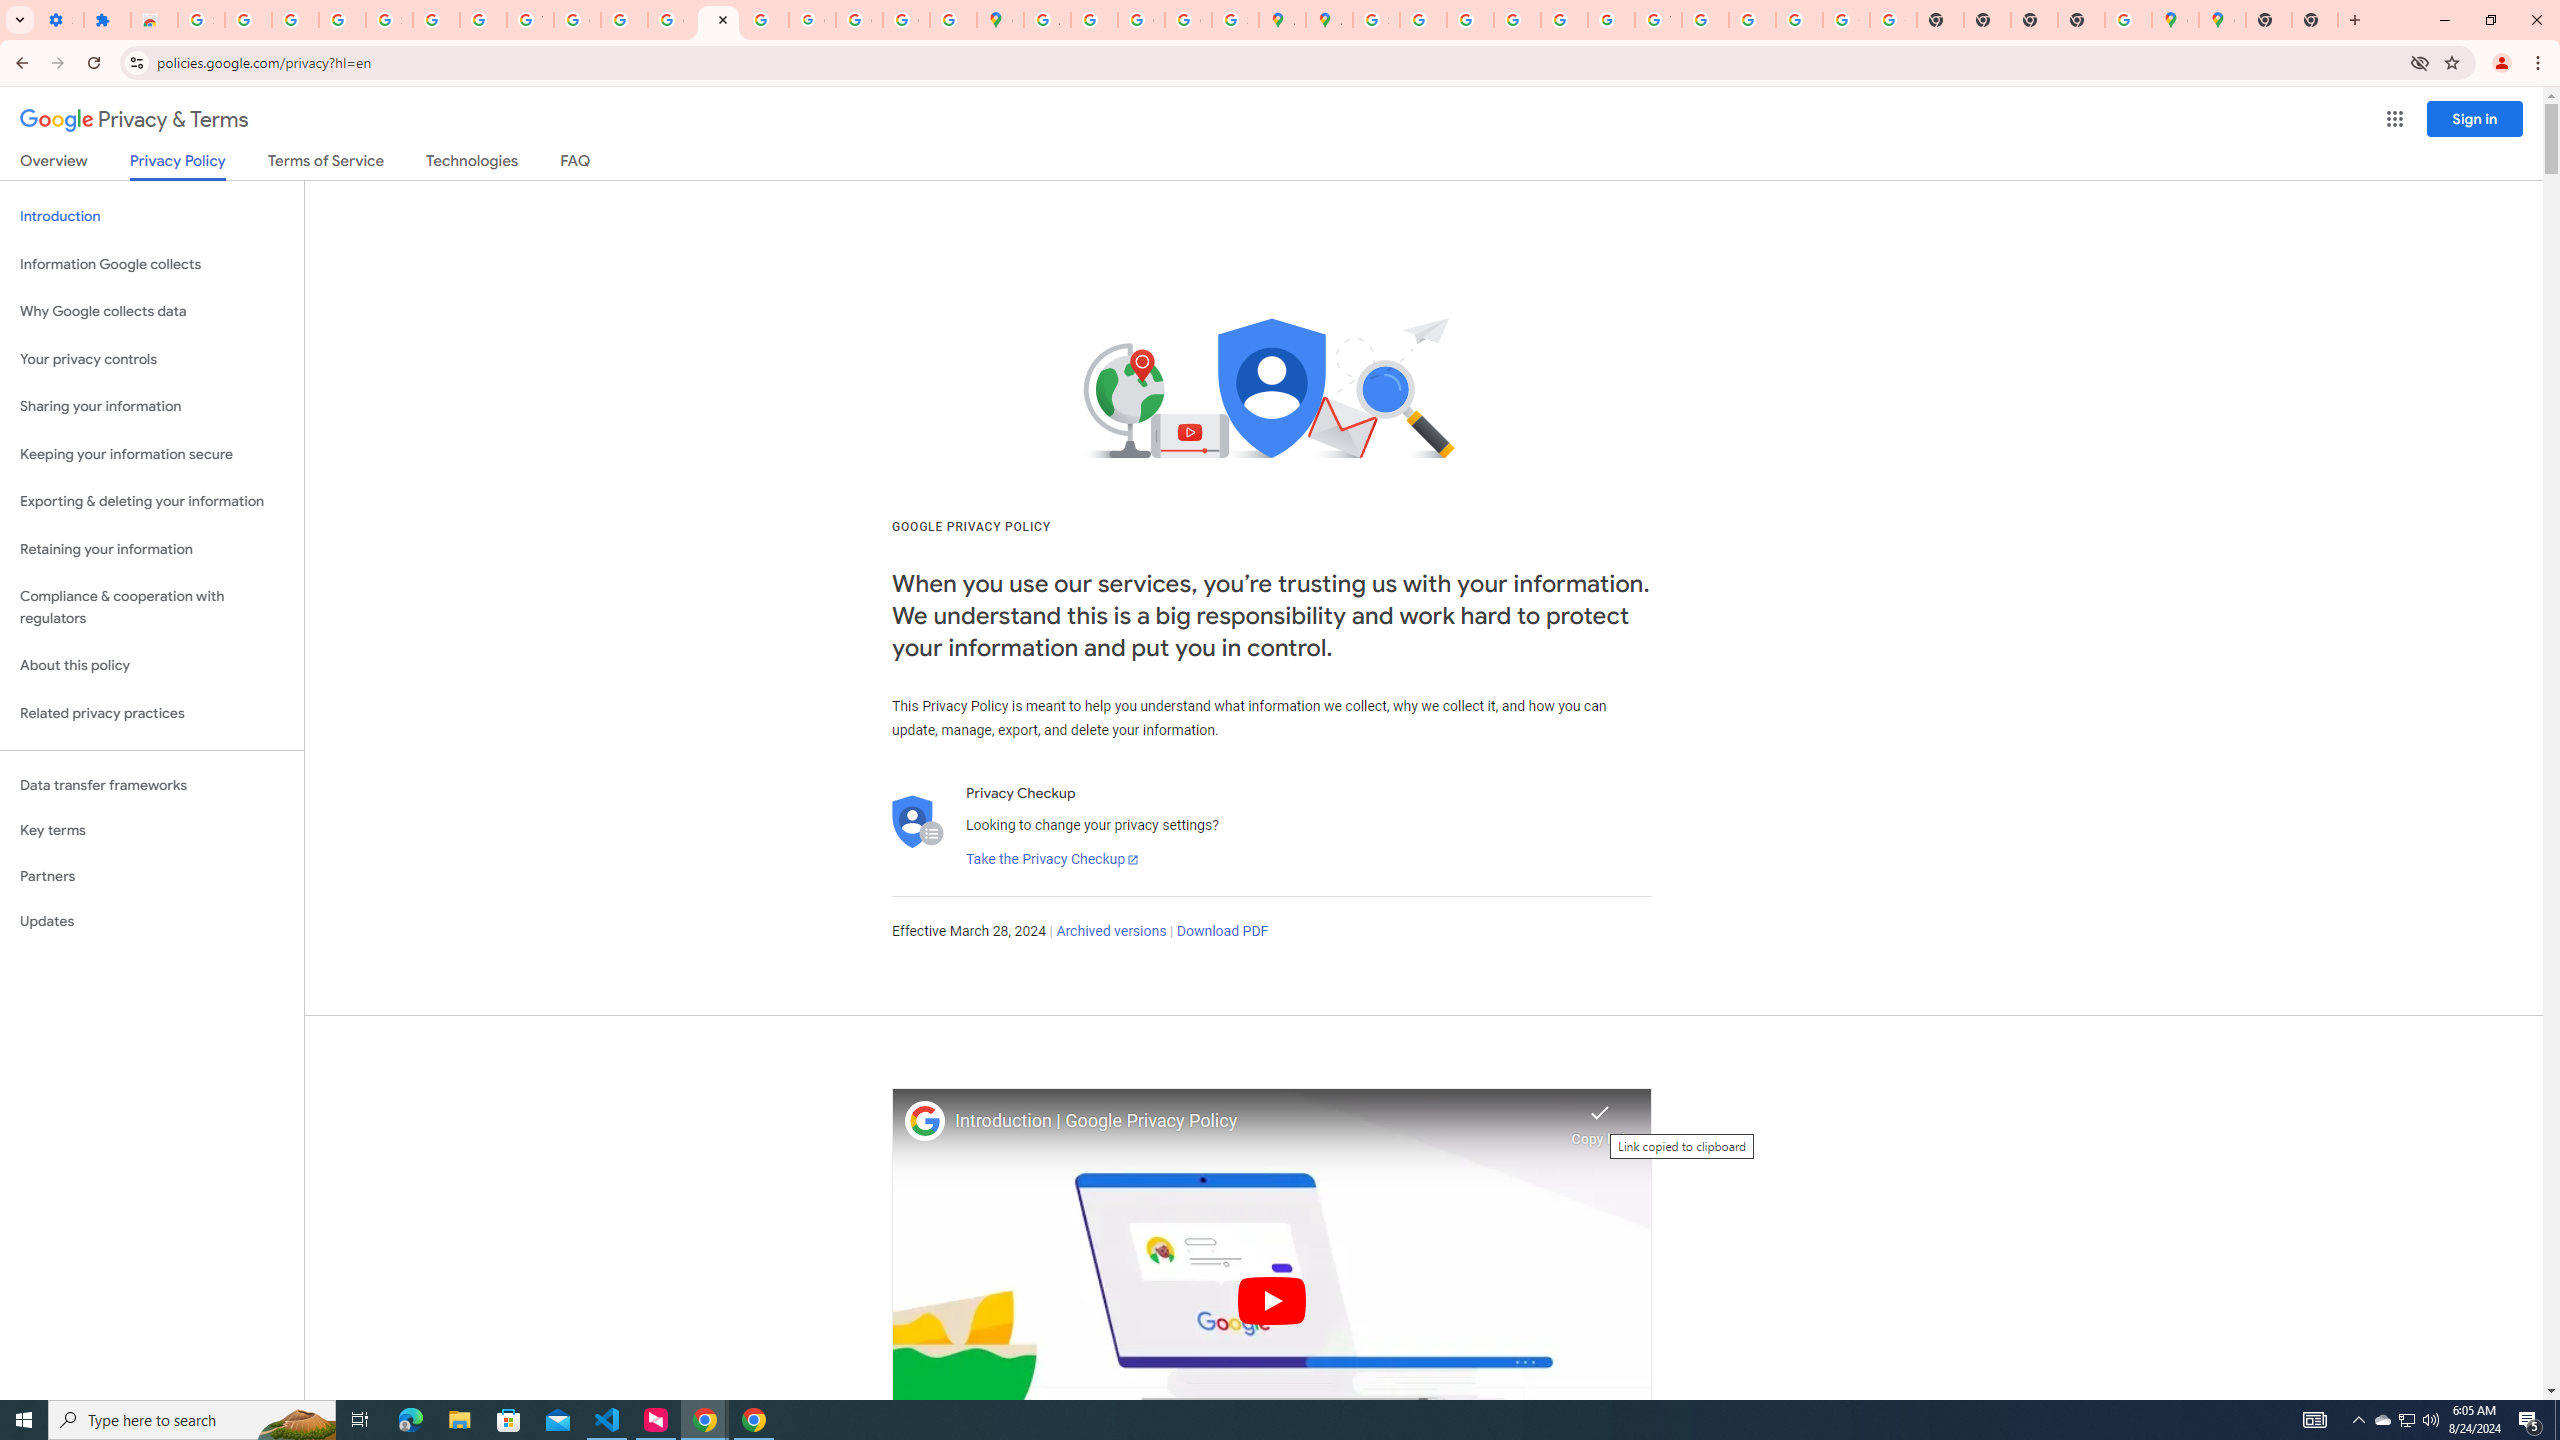 The image size is (2560, 1440). What do you see at coordinates (151, 785) in the screenshot?
I see `'Data transfer frameworks'` at bounding box center [151, 785].